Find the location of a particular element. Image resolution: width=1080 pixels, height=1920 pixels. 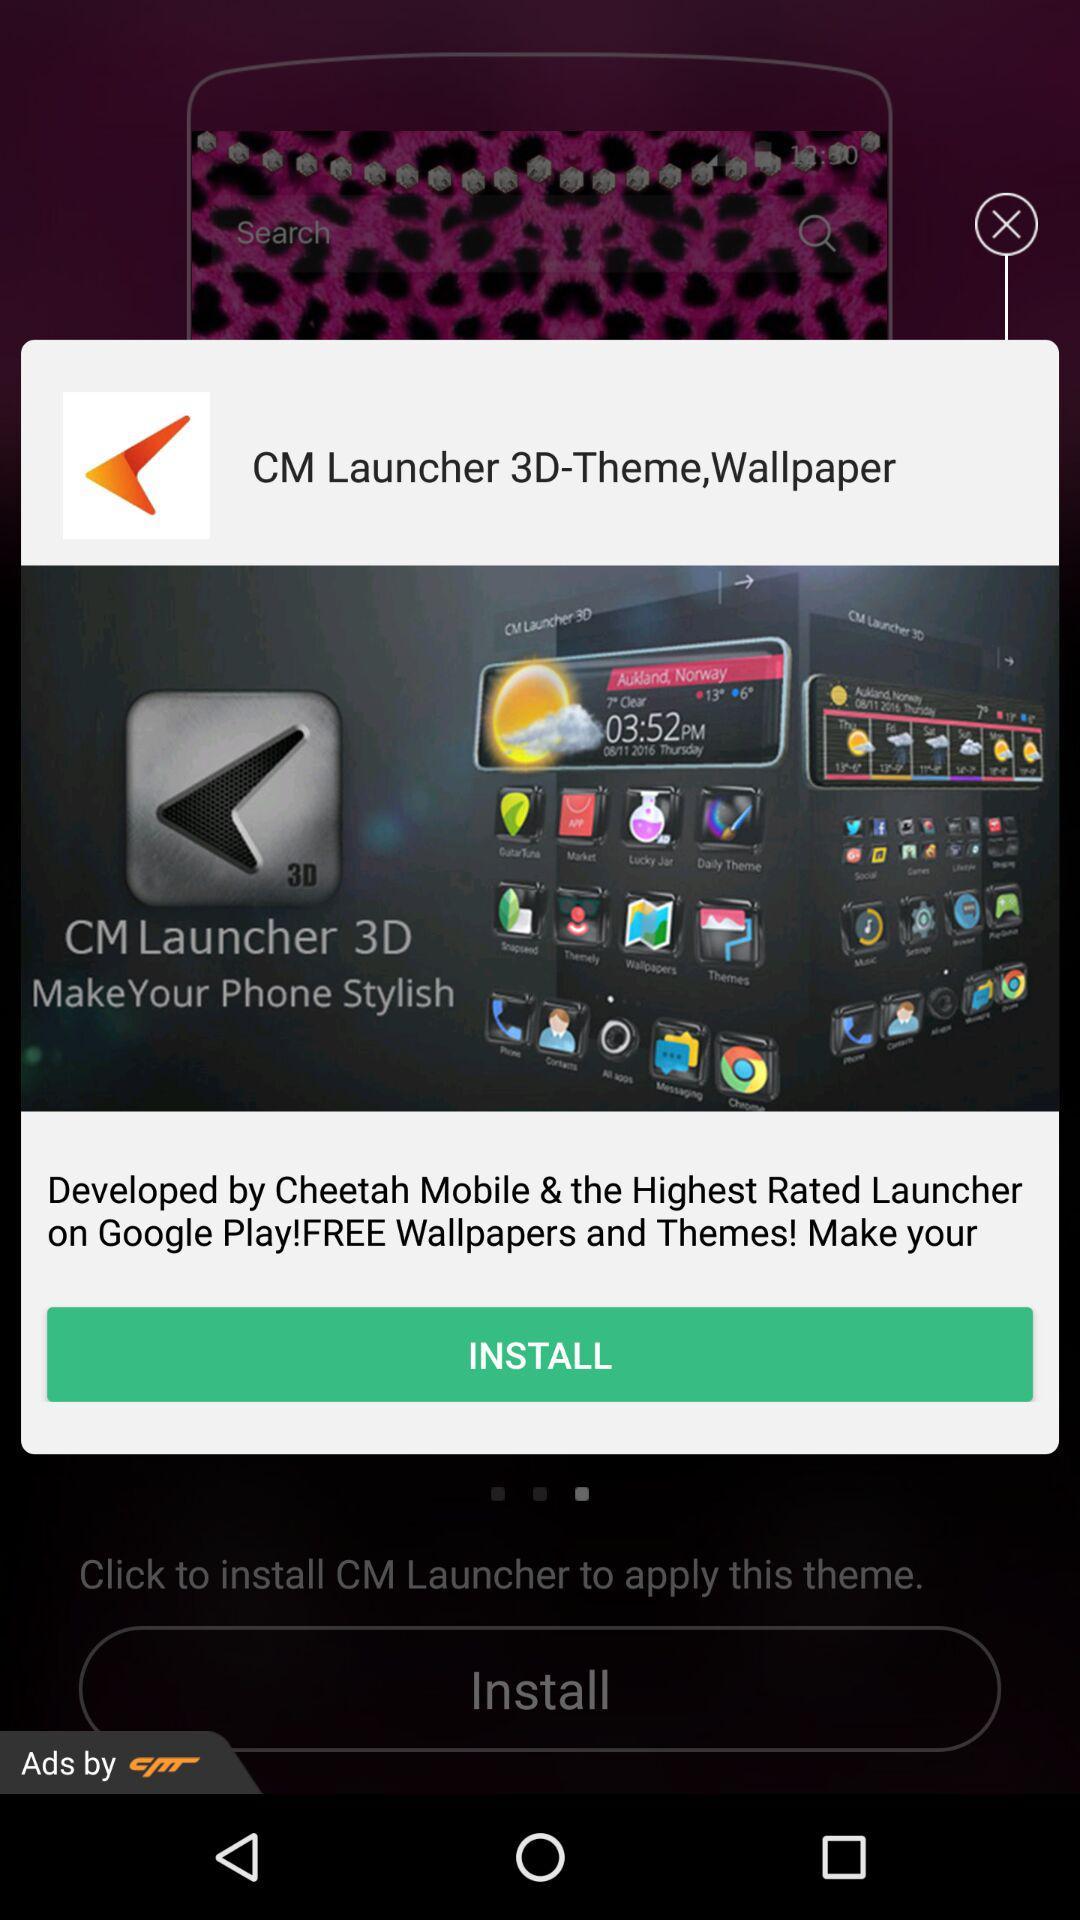

tab to open image is located at coordinates (540, 838).